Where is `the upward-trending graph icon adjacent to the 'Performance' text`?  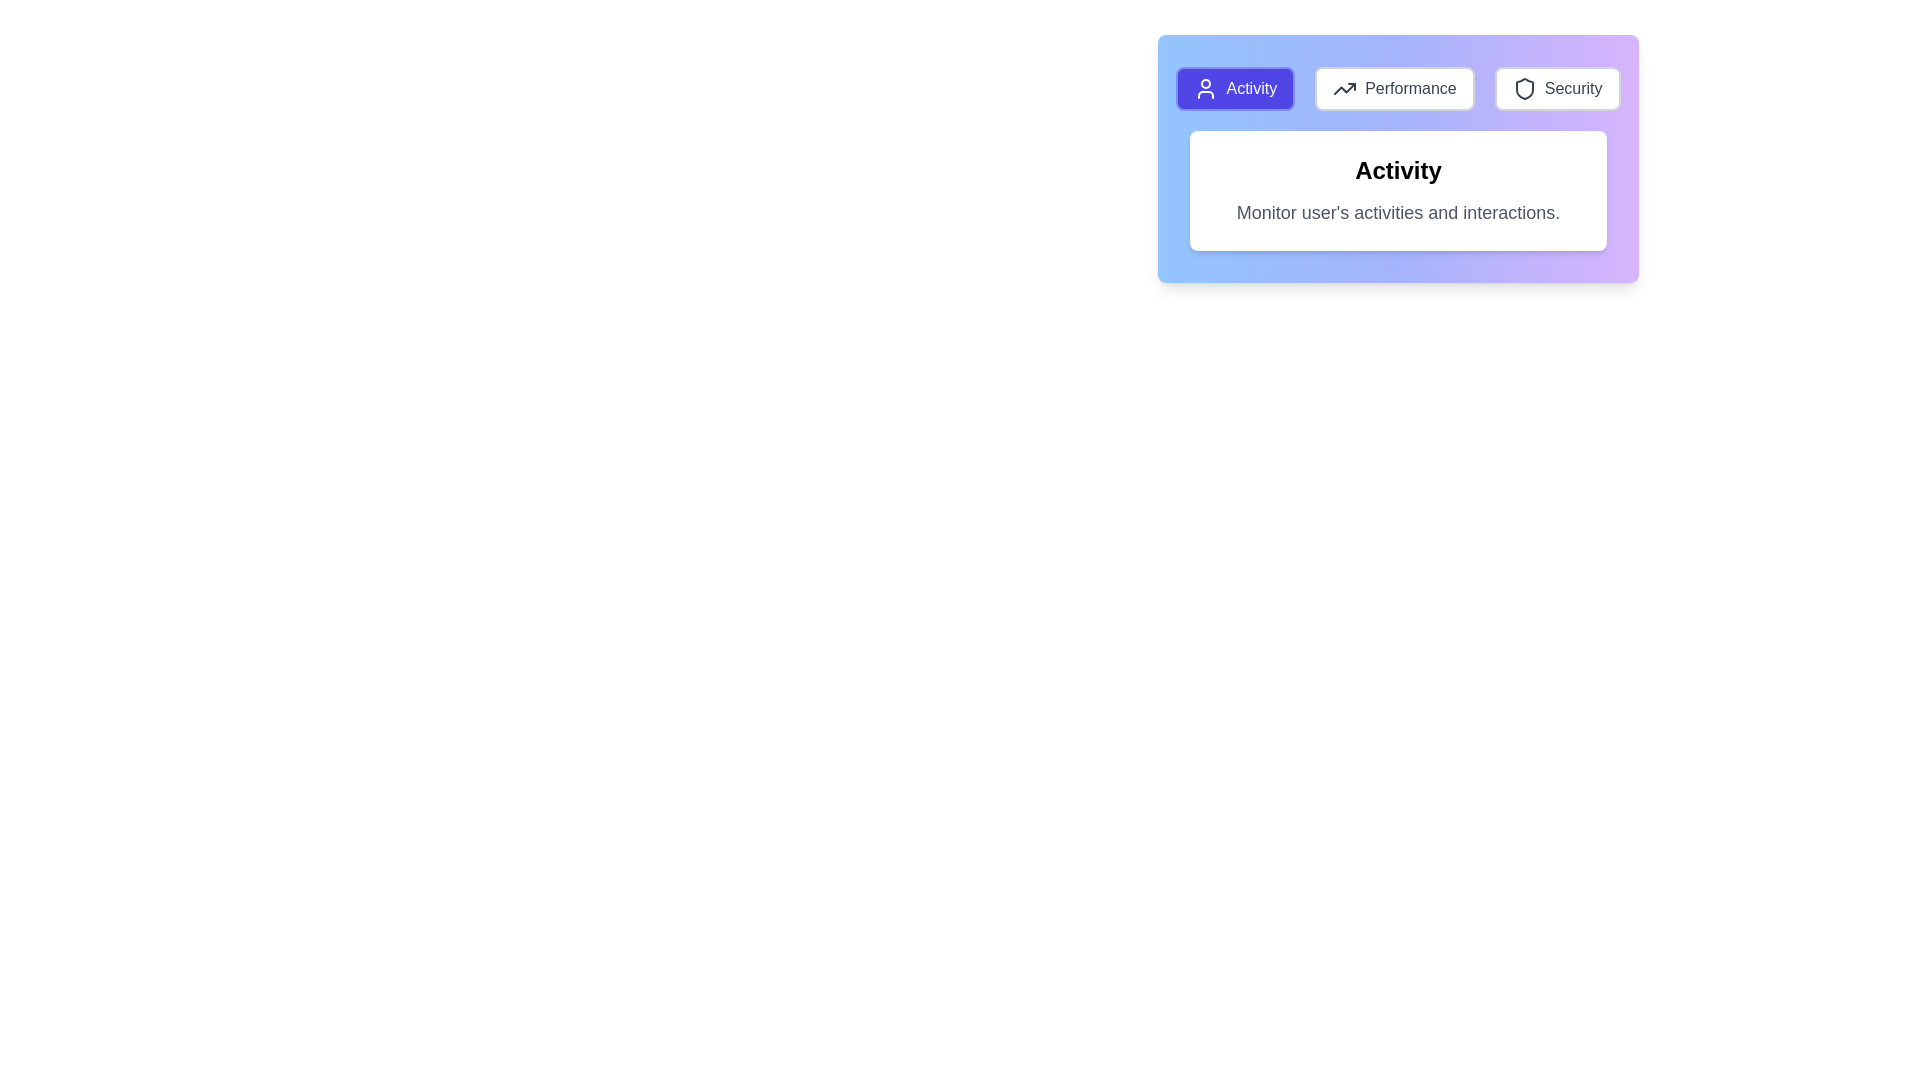 the upward-trending graph icon adjacent to the 'Performance' text is located at coordinates (1345, 87).